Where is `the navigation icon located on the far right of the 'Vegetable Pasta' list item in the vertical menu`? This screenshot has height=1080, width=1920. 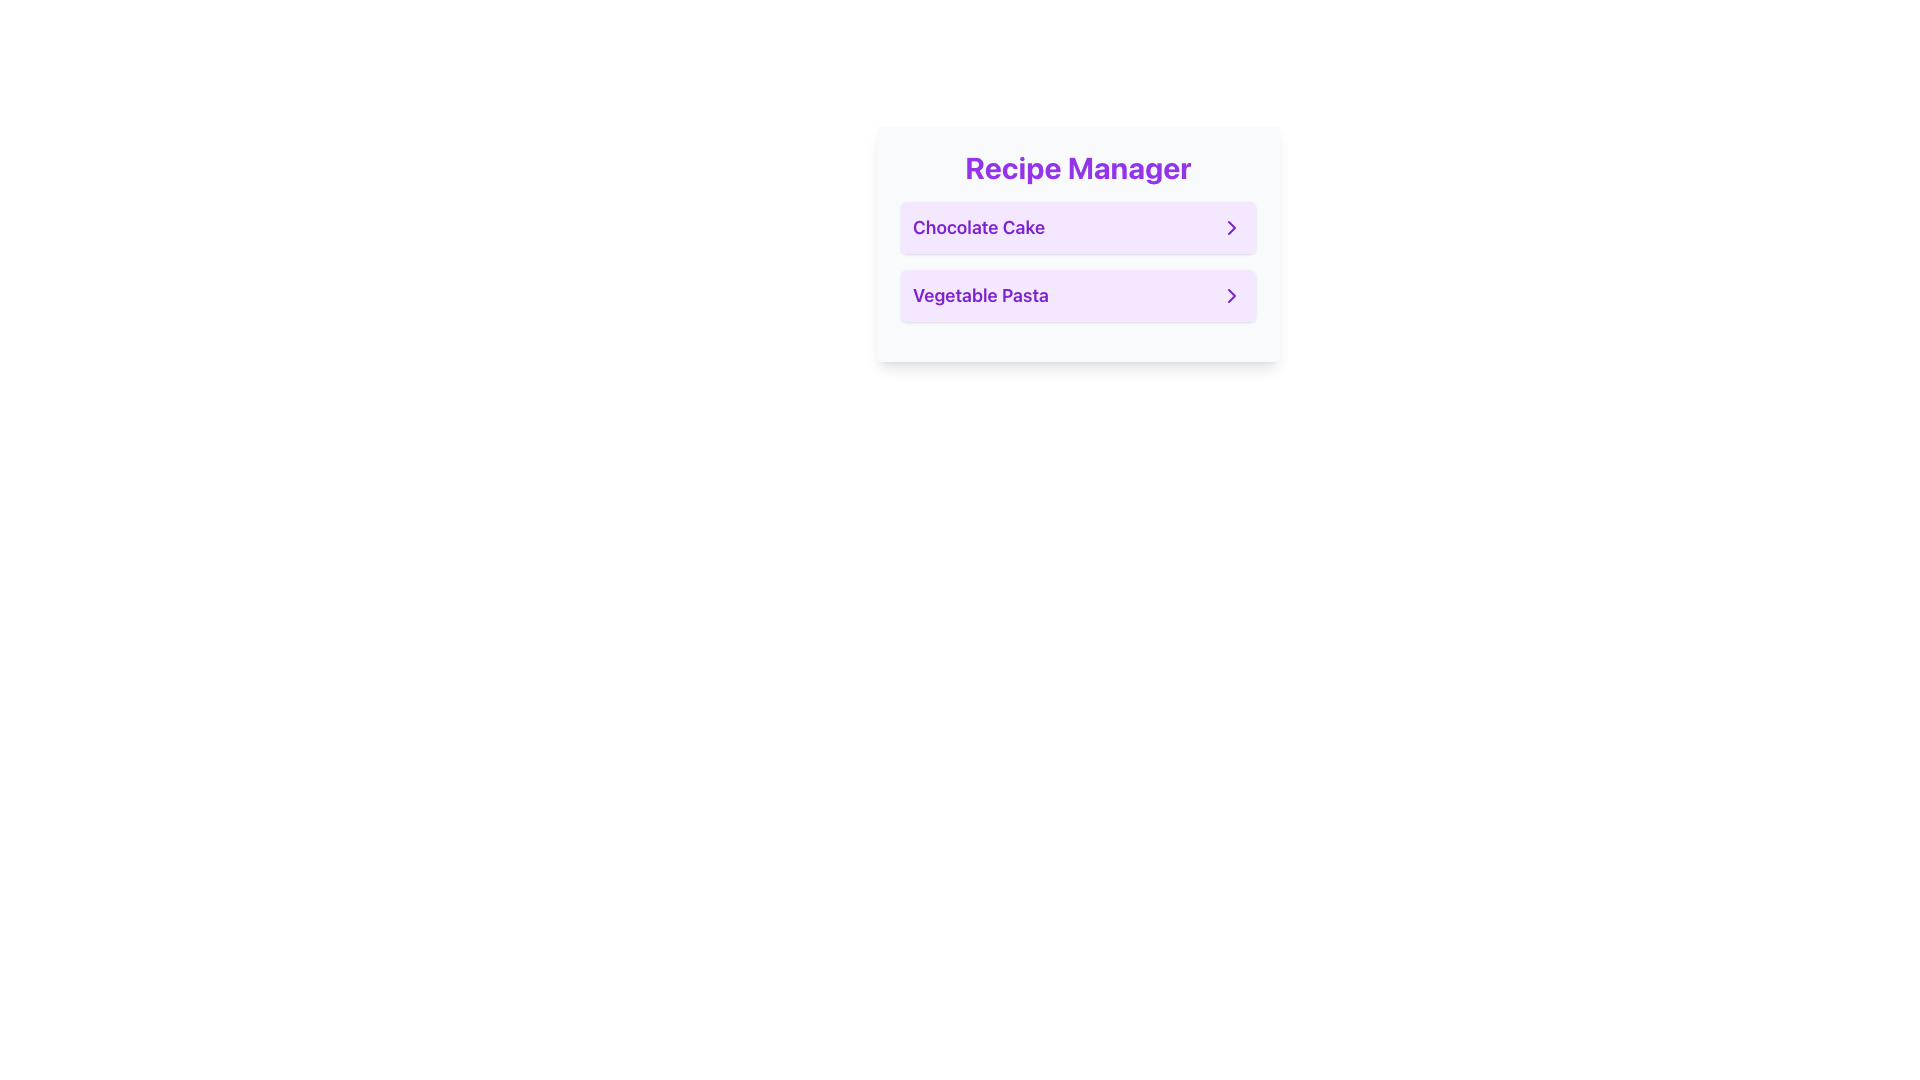 the navigation icon located on the far right of the 'Vegetable Pasta' list item in the vertical menu is located at coordinates (1231, 296).